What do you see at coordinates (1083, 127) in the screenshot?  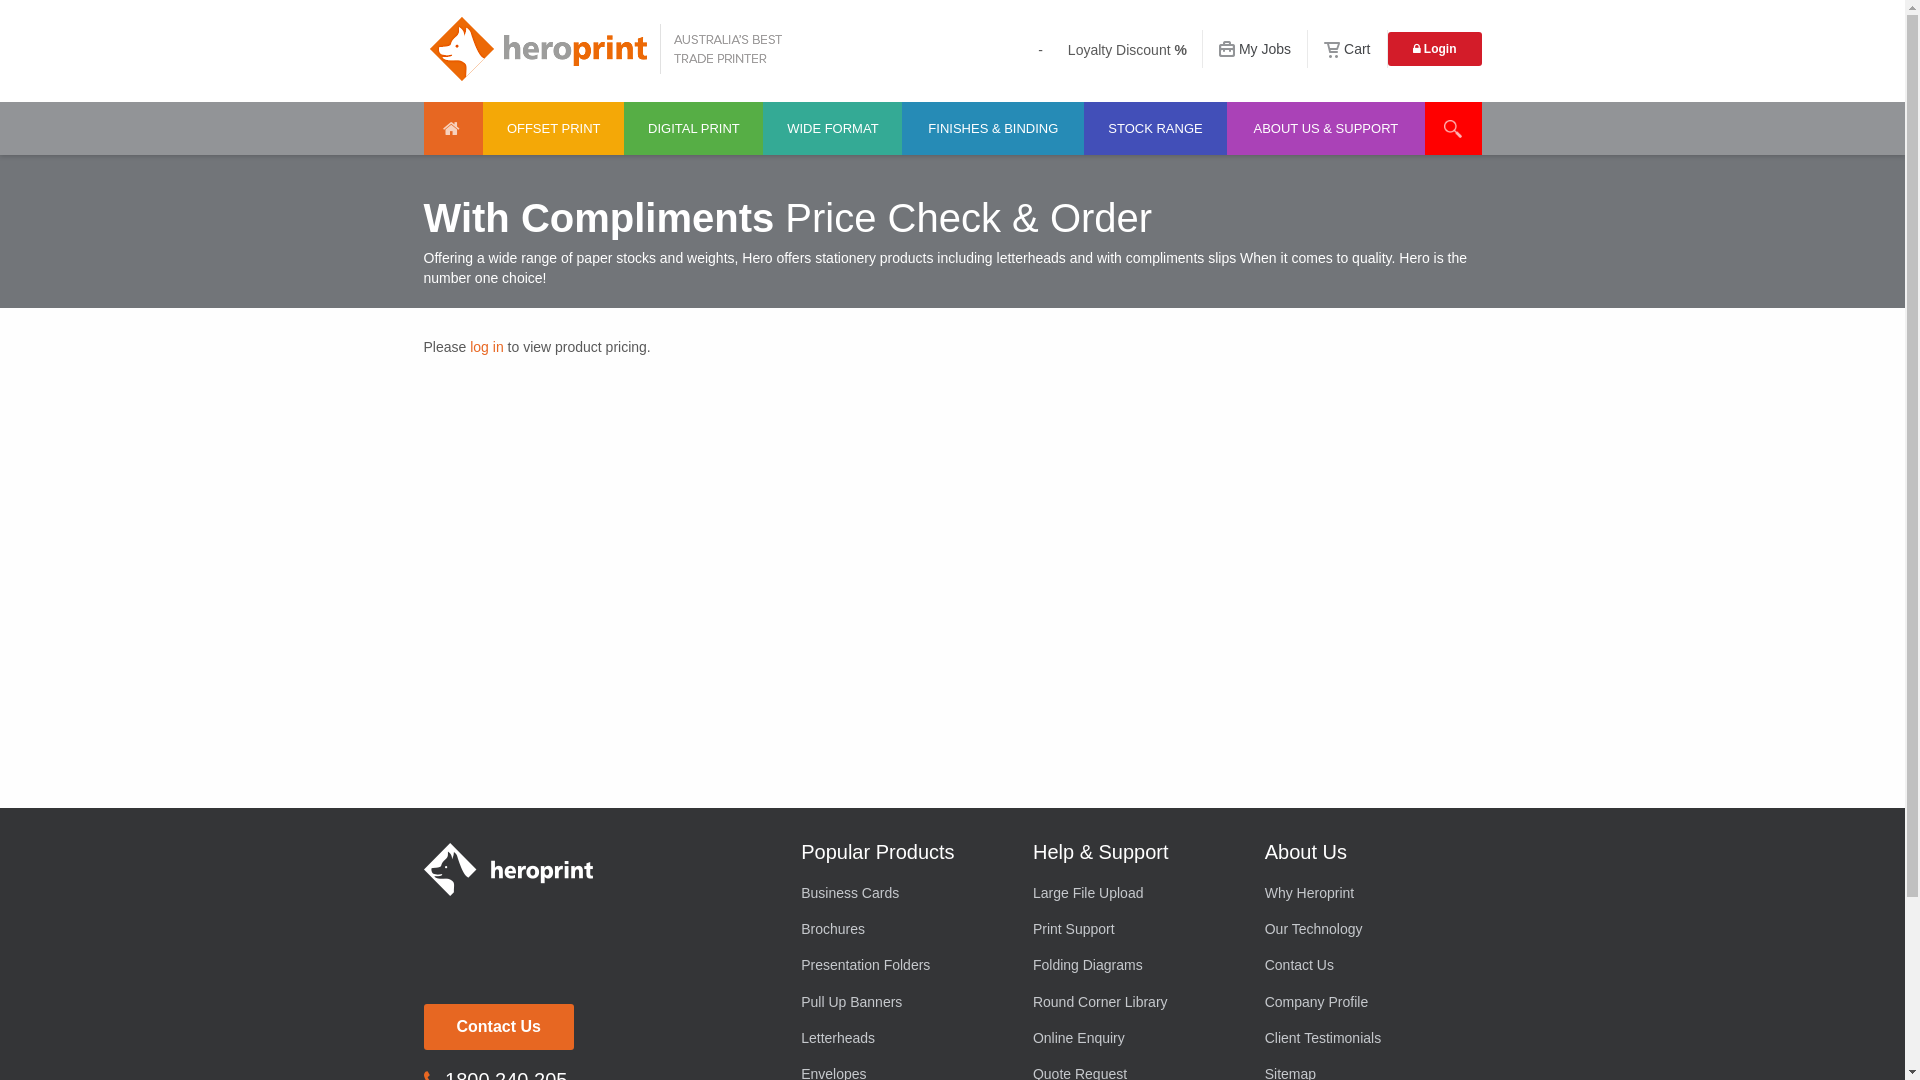 I see `'STOCK RANGE'` at bounding box center [1083, 127].